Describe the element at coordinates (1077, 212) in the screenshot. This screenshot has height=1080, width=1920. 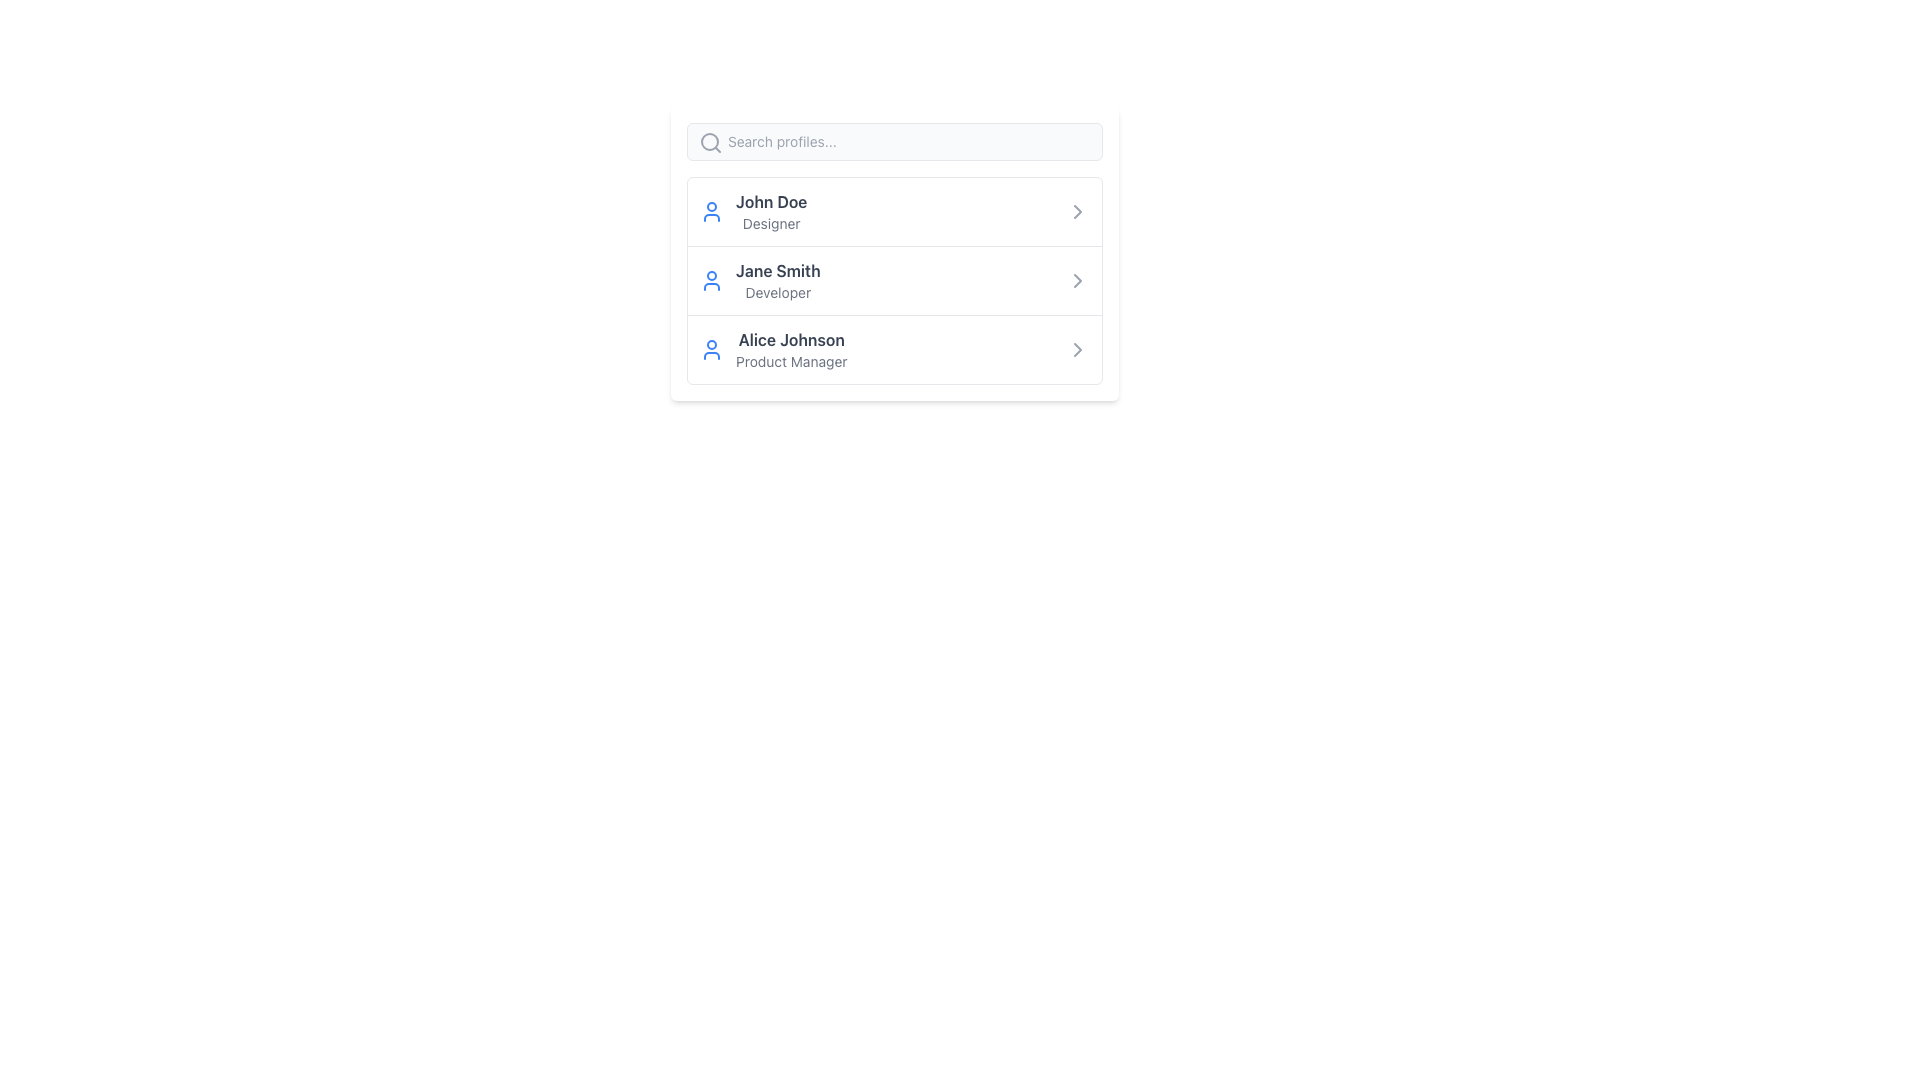
I see `the chevron icon indicating navigation or expansion for 'John Doe' to provide interaction feedback` at that location.